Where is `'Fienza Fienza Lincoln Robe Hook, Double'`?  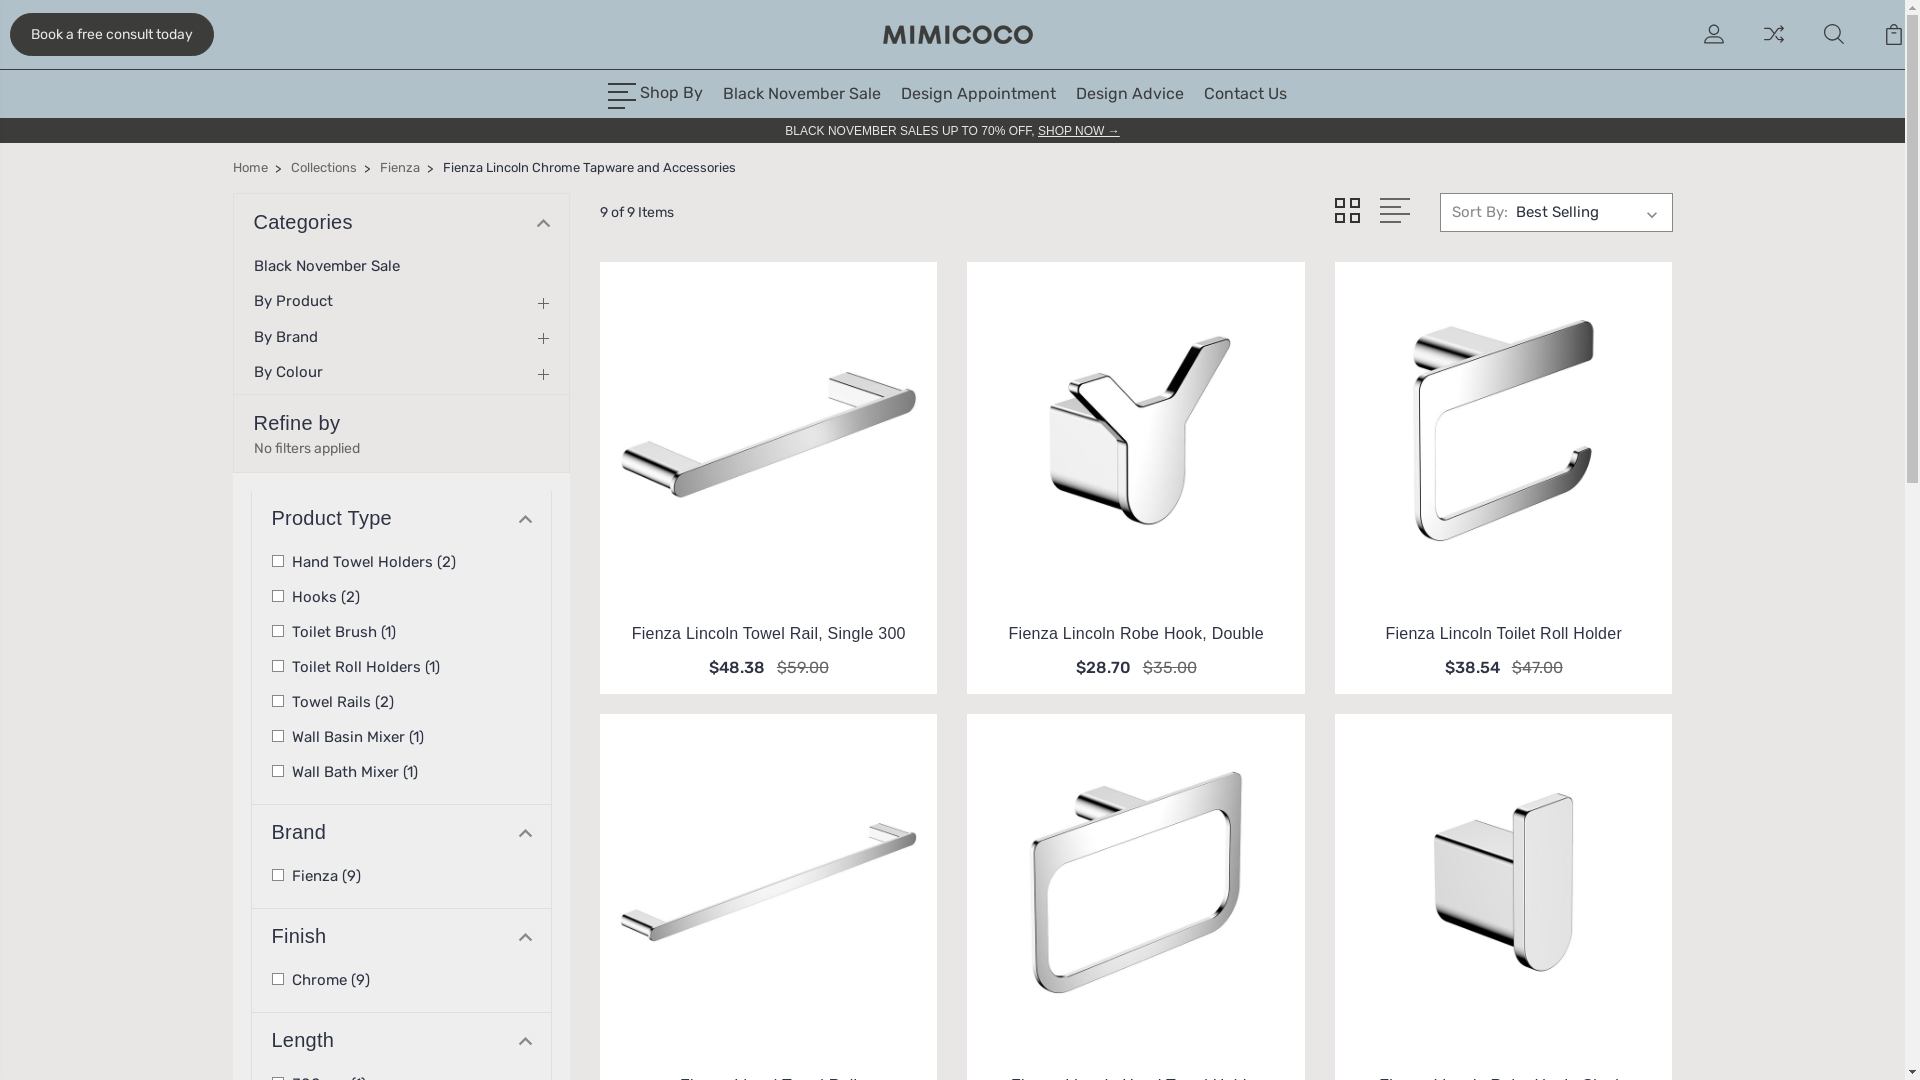 'Fienza Fienza Lincoln Robe Hook, Double' is located at coordinates (1135, 429).